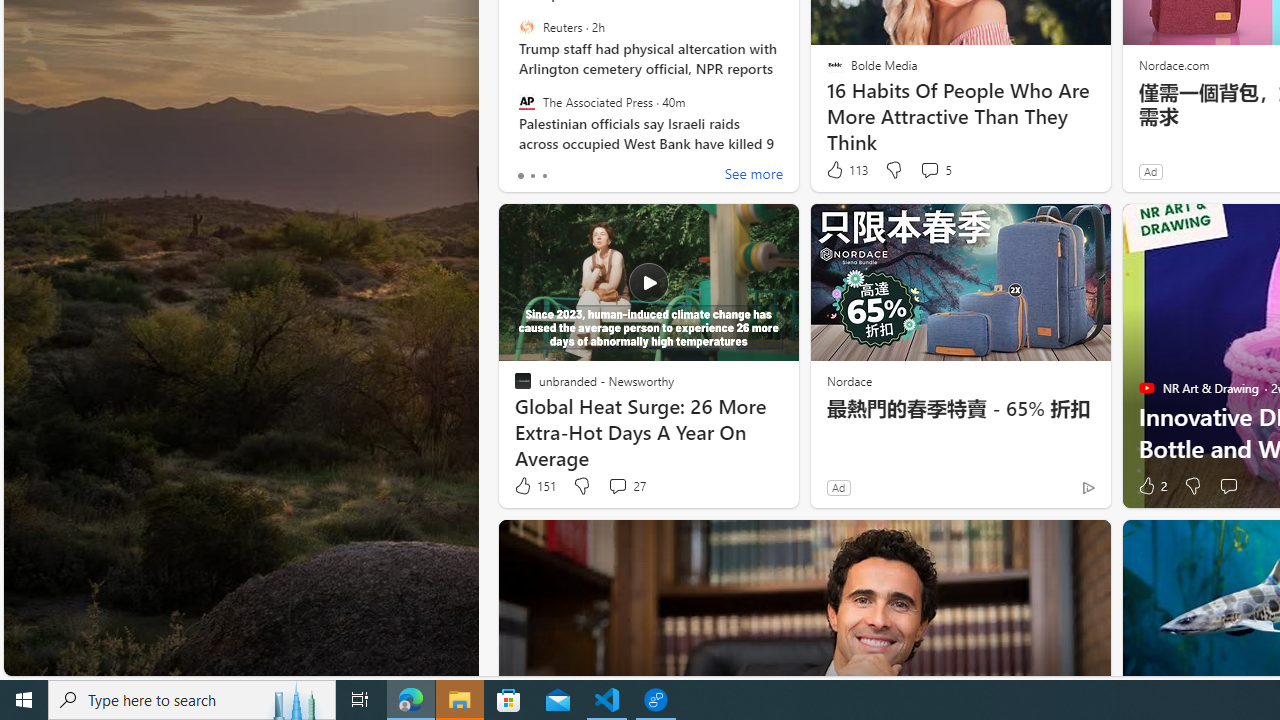 The image size is (1280, 720). What do you see at coordinates (934, 169) in the screenshot?
I see `'View comments 5 Comment'` at bounding box center [934, 169].